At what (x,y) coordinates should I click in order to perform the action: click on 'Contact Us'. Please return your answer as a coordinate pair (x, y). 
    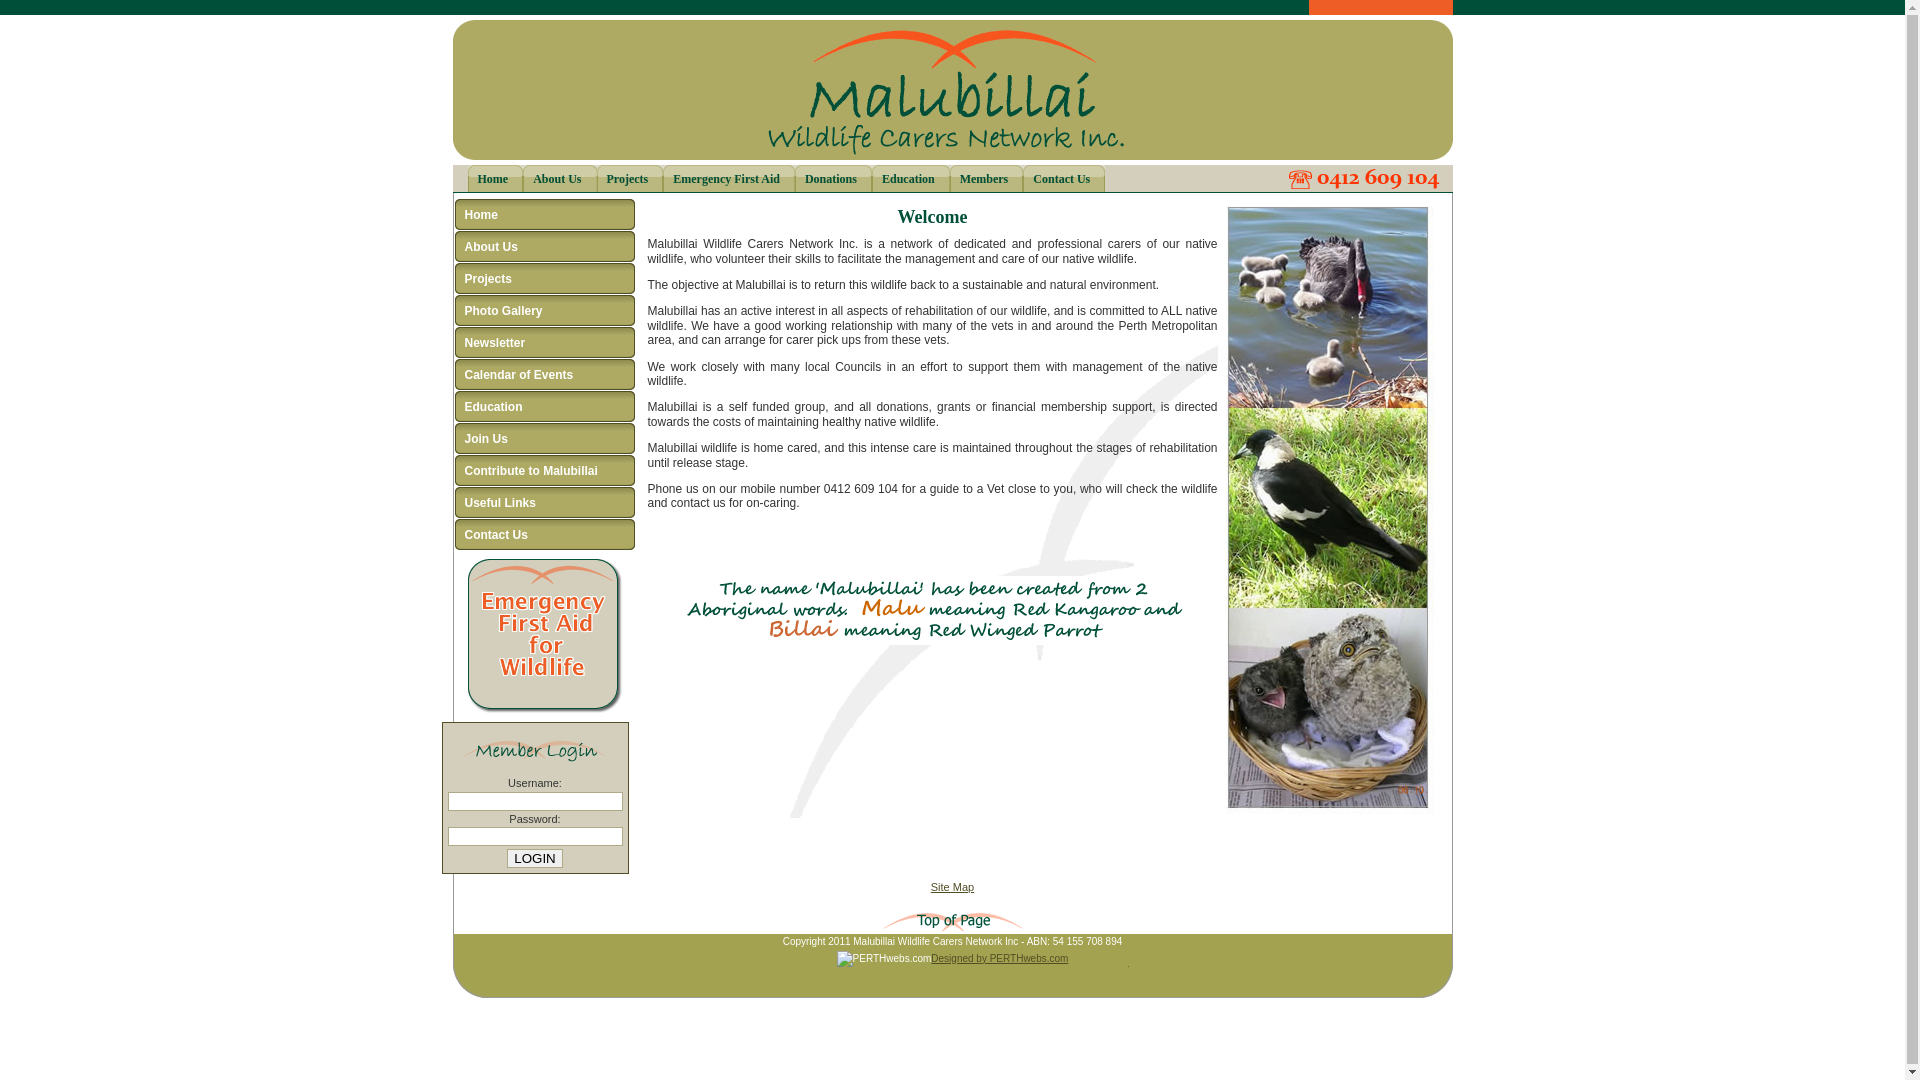
    Looking at the image, I should click on (1063, 177).